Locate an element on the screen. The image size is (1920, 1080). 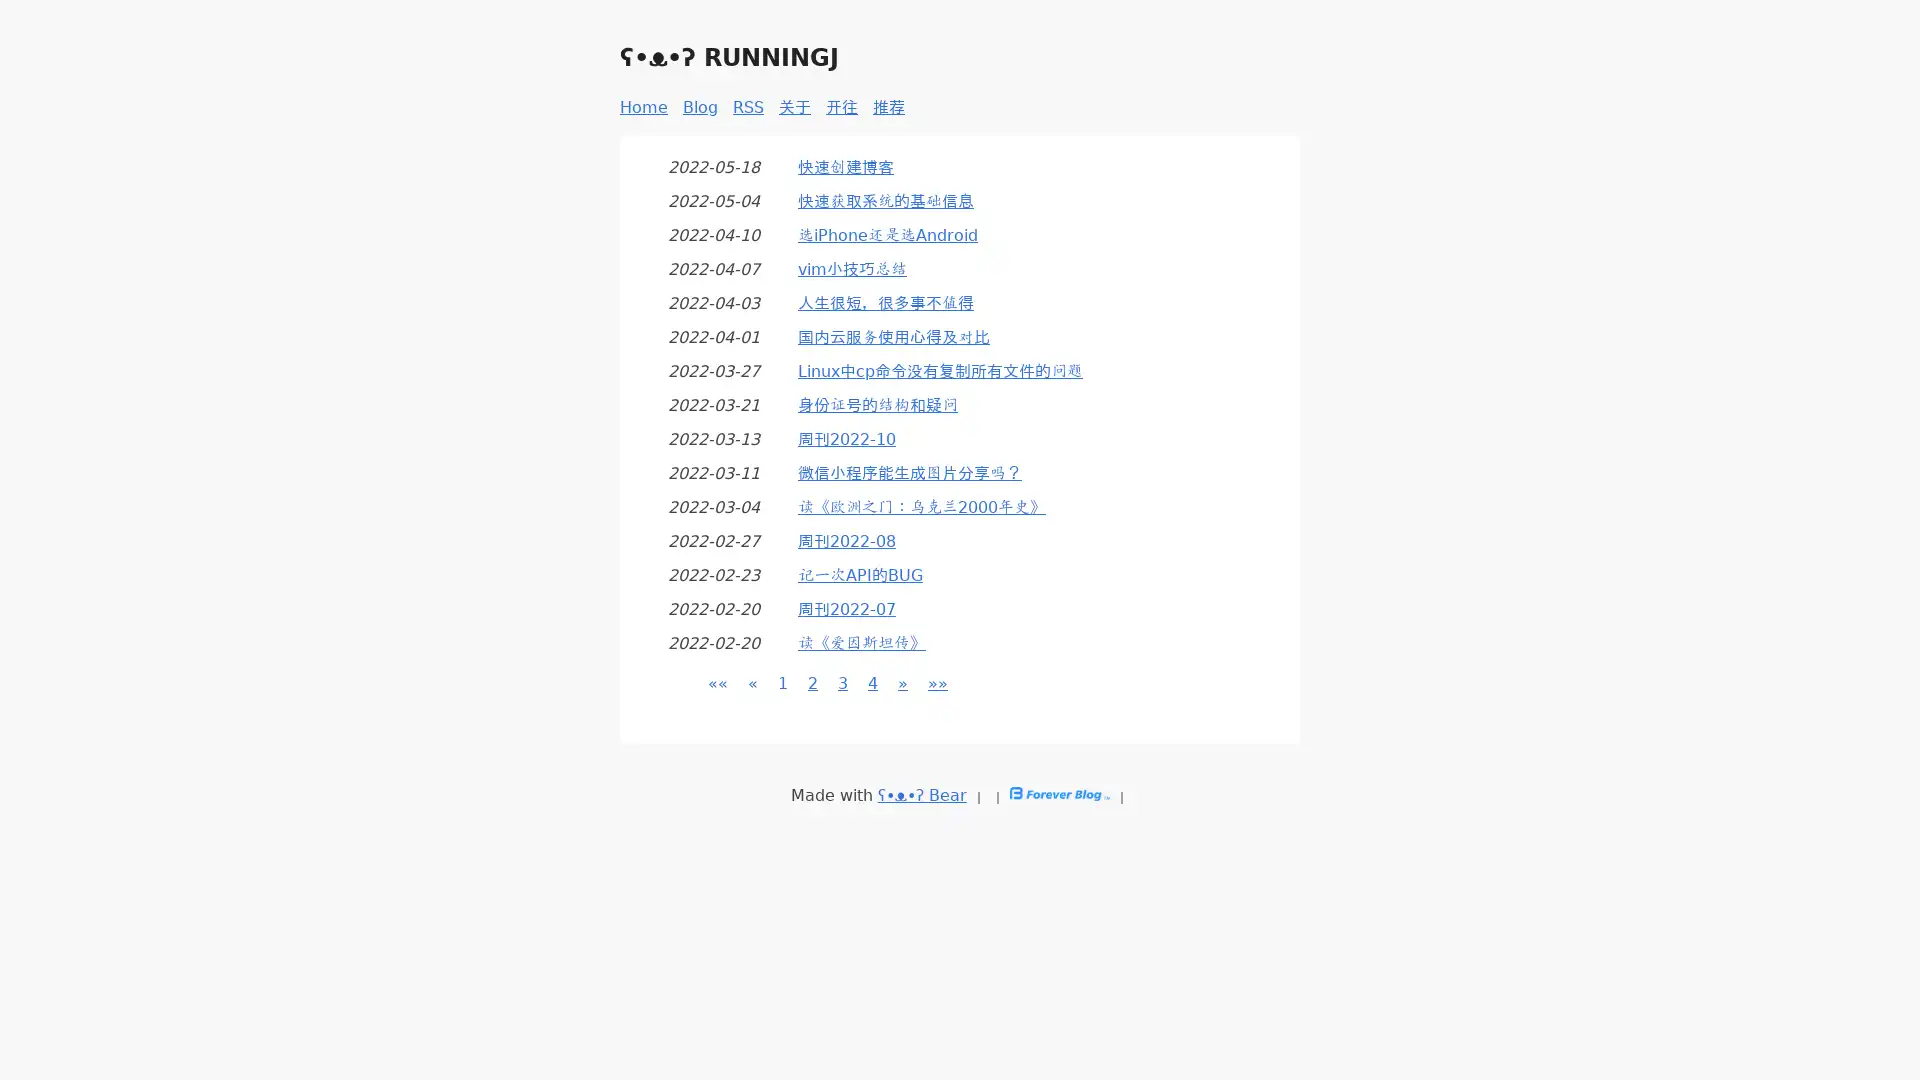
Page 1 is located at coordinates (781, 681).